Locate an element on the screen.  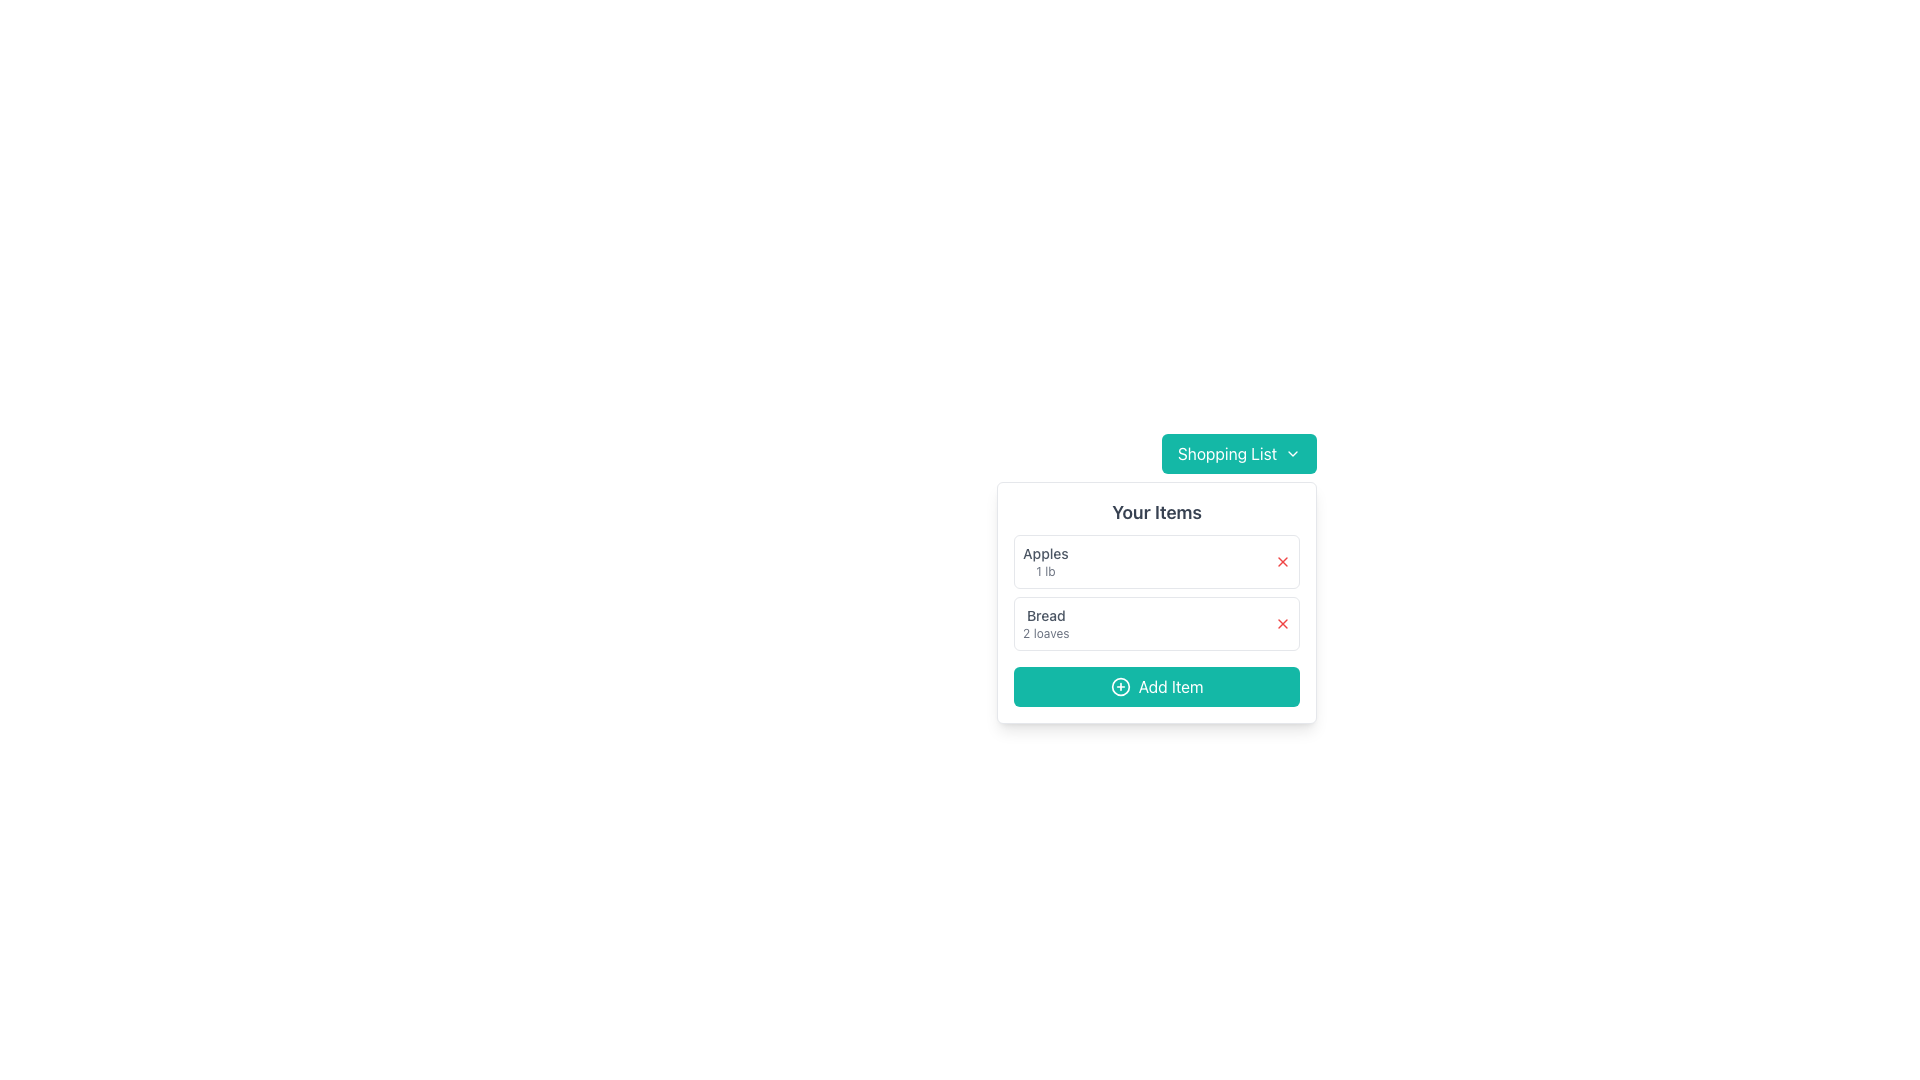
the Text Label that displays the word 'Bread' in a gray color, styled with a small font size and medium weight, located in the shopping list interface above the text '2 loaves.' is located at coordinates (1045, 615).